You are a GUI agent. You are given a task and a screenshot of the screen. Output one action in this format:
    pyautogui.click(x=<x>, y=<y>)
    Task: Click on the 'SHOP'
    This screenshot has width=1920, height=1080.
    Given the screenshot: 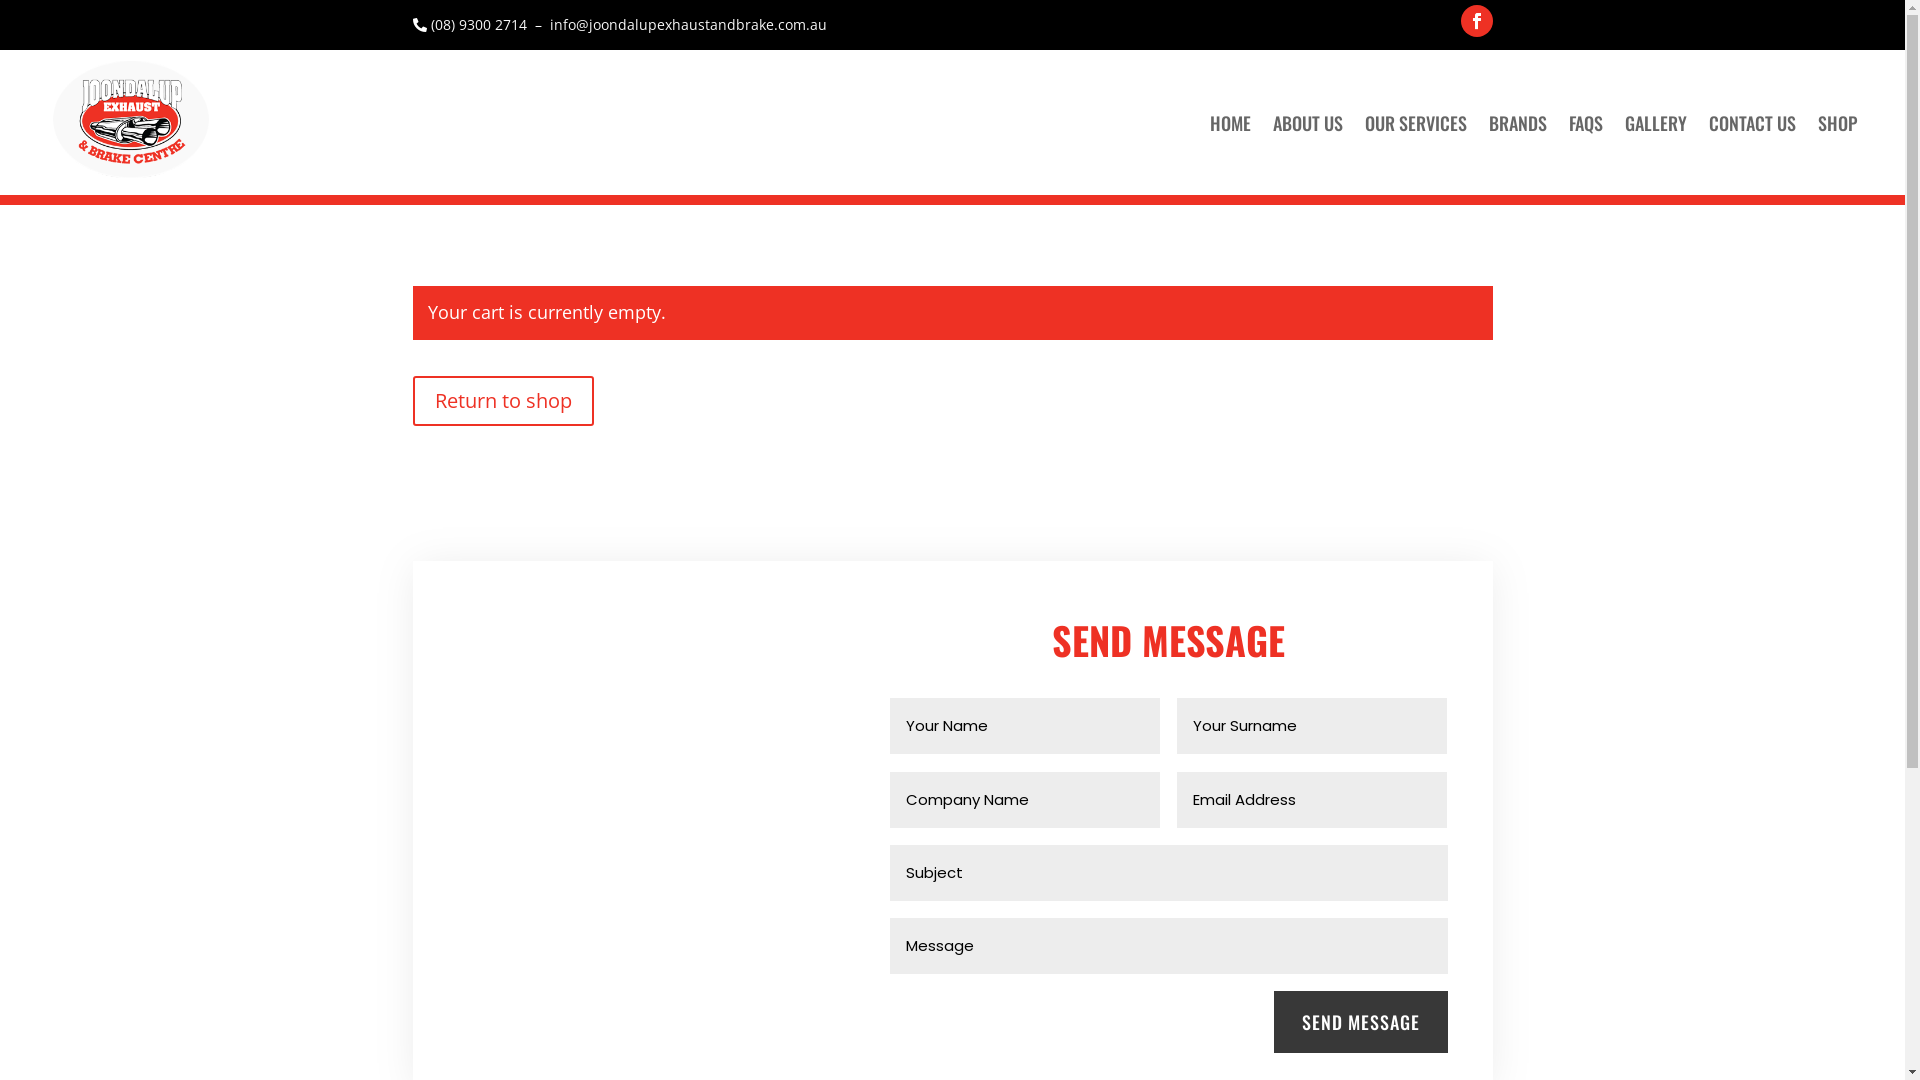 What is the action you would take?
    pyautogui.click(x=1837, y=122)
    